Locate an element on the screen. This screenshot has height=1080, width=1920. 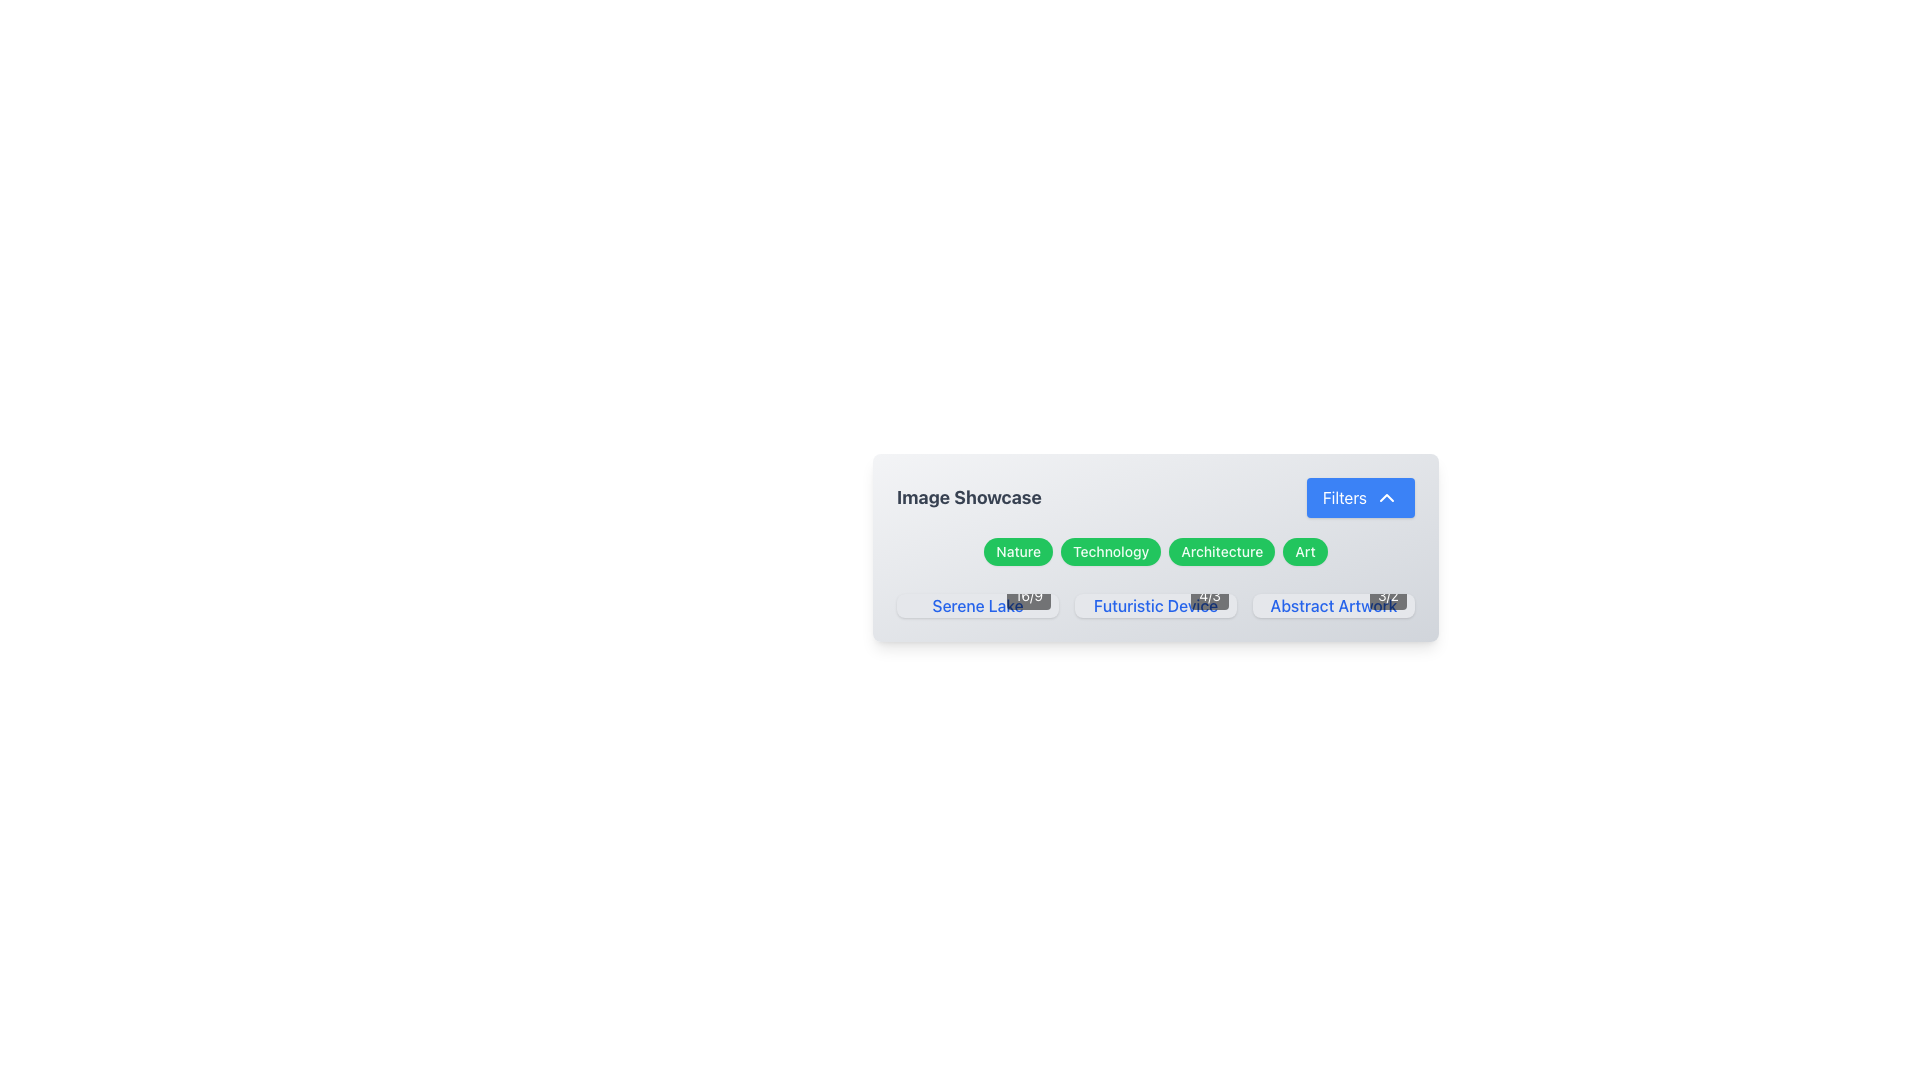
the 'Futuristic Device' Card component located in the 'Image Showcase' section is located at coordinates (1156, 604).